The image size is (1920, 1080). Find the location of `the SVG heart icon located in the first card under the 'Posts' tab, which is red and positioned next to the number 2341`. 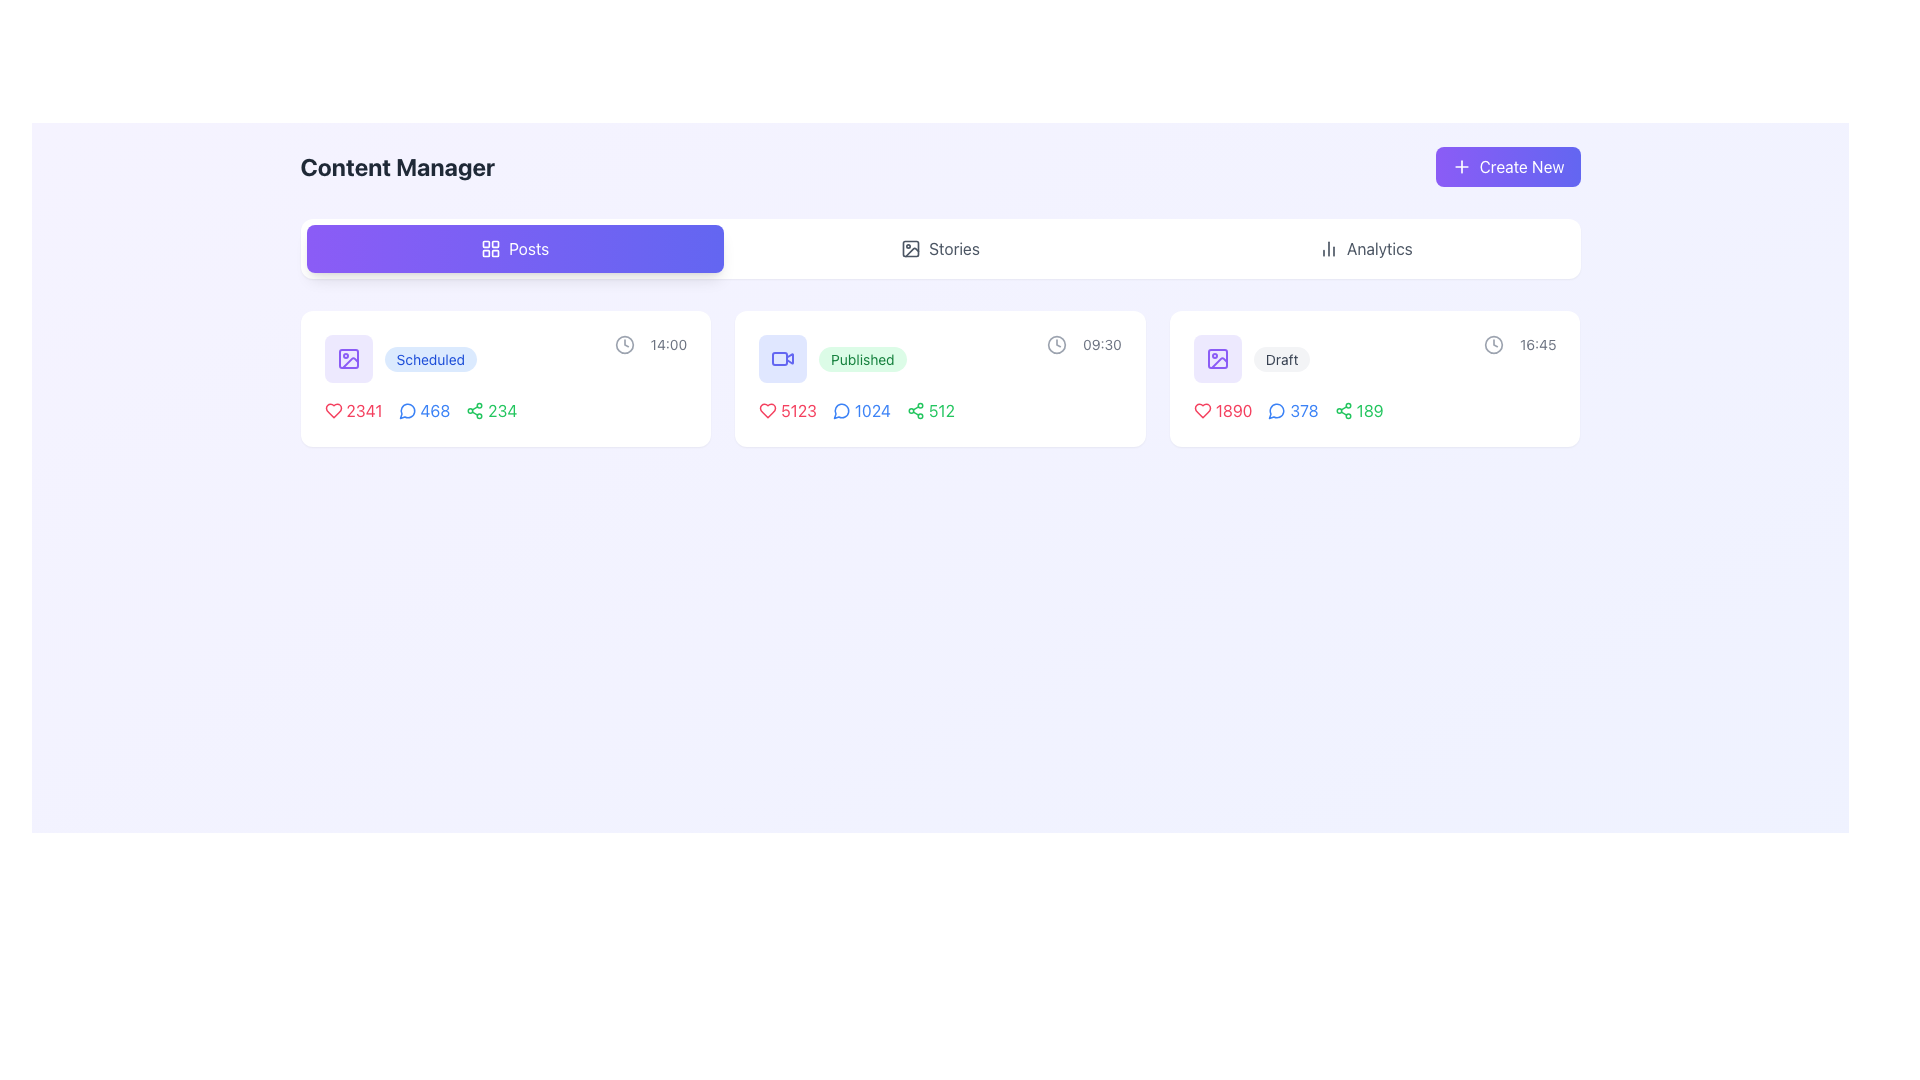

the SVG heart icon located in the first card under the 'Posts' tab, which is red and positioned next to the number 2341 is located at coordinates (333, 410).